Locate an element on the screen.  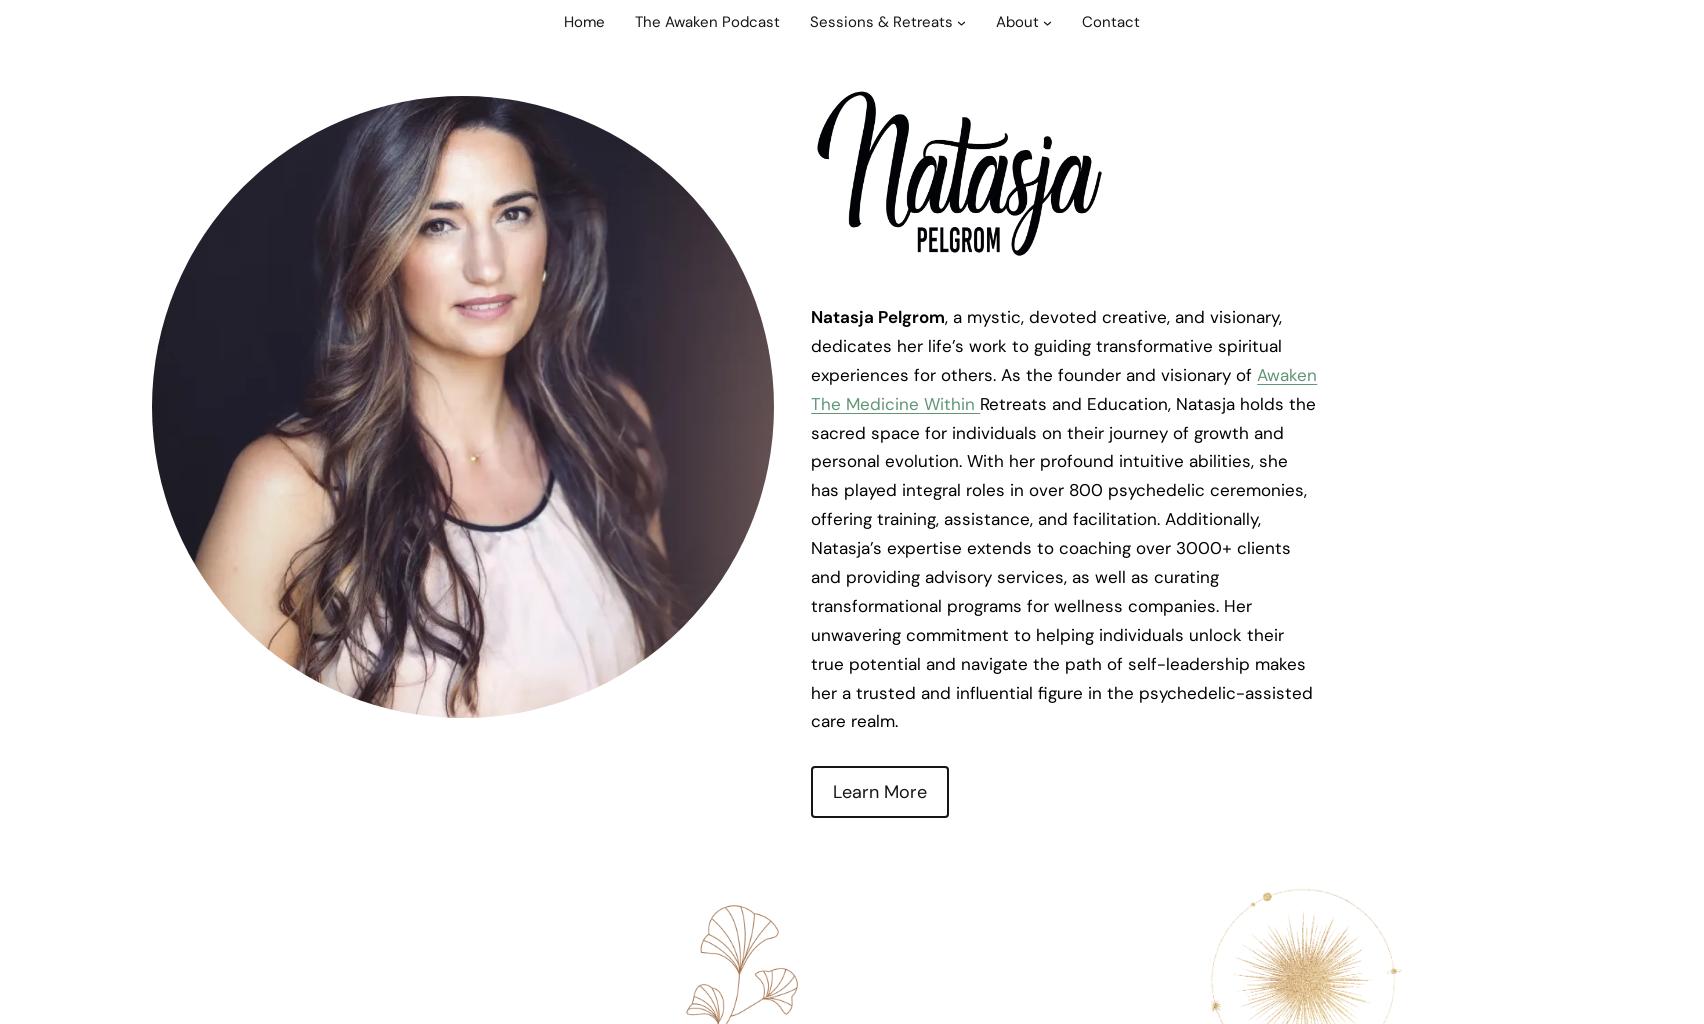
'Learn More' is located at coordinates (879, 791).